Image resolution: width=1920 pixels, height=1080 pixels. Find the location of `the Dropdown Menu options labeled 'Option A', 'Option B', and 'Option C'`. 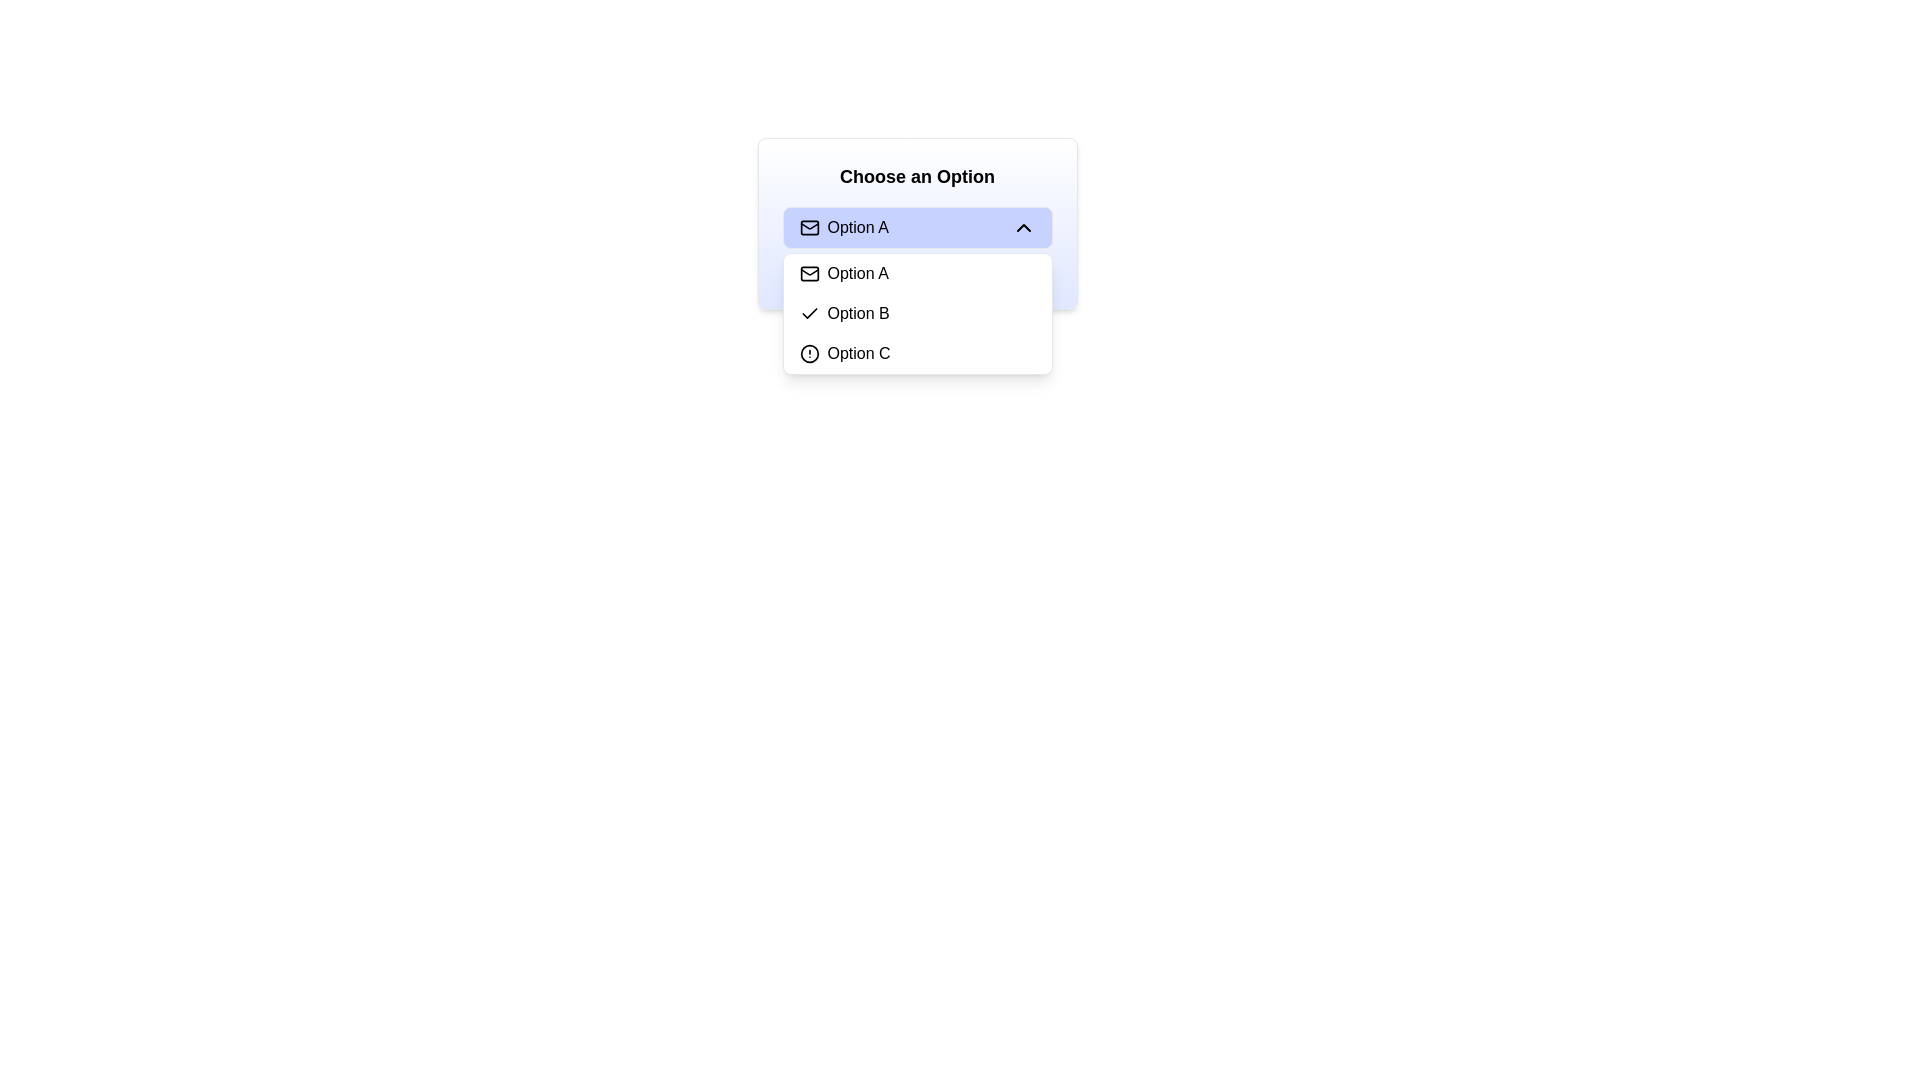

the Dropdown Menu options labeled 'Option A', 'Option B', and 'Option C' is located at coordinates (916, 313).